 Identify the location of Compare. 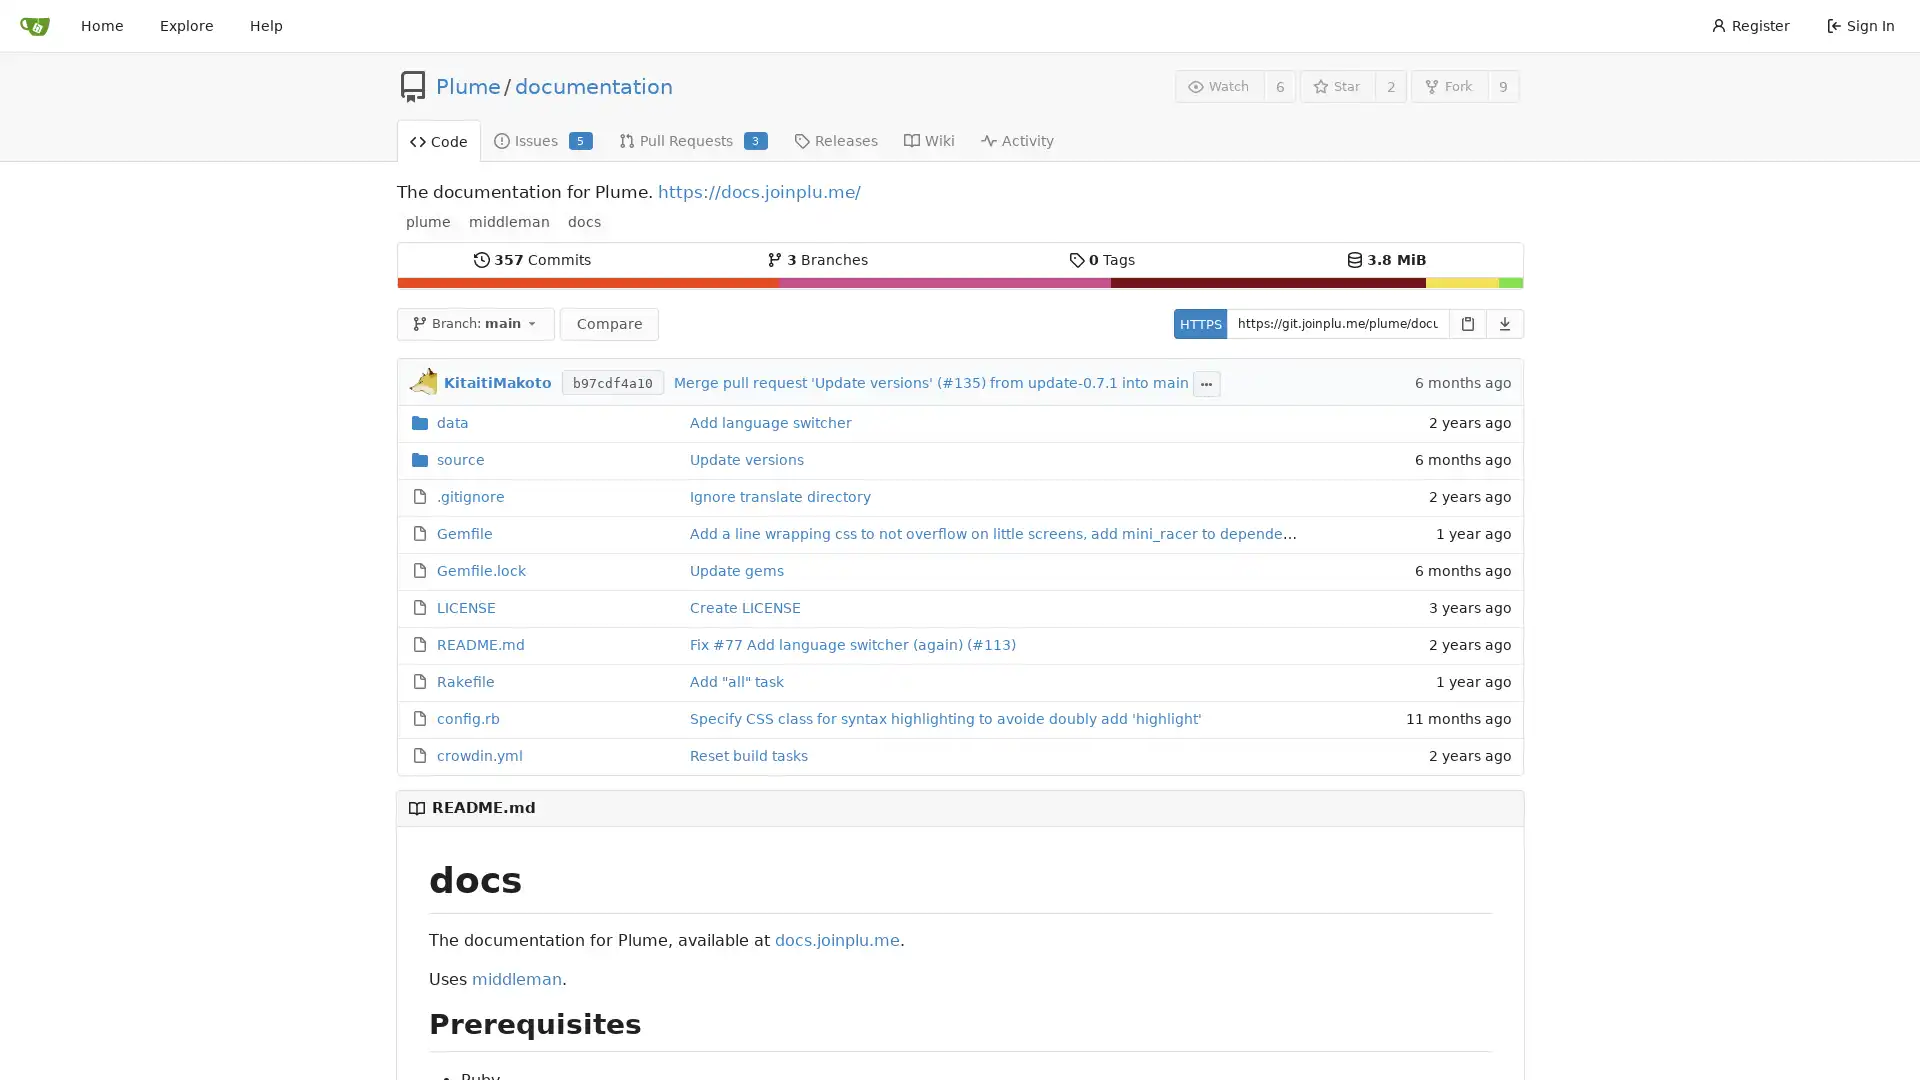
(608, 323).